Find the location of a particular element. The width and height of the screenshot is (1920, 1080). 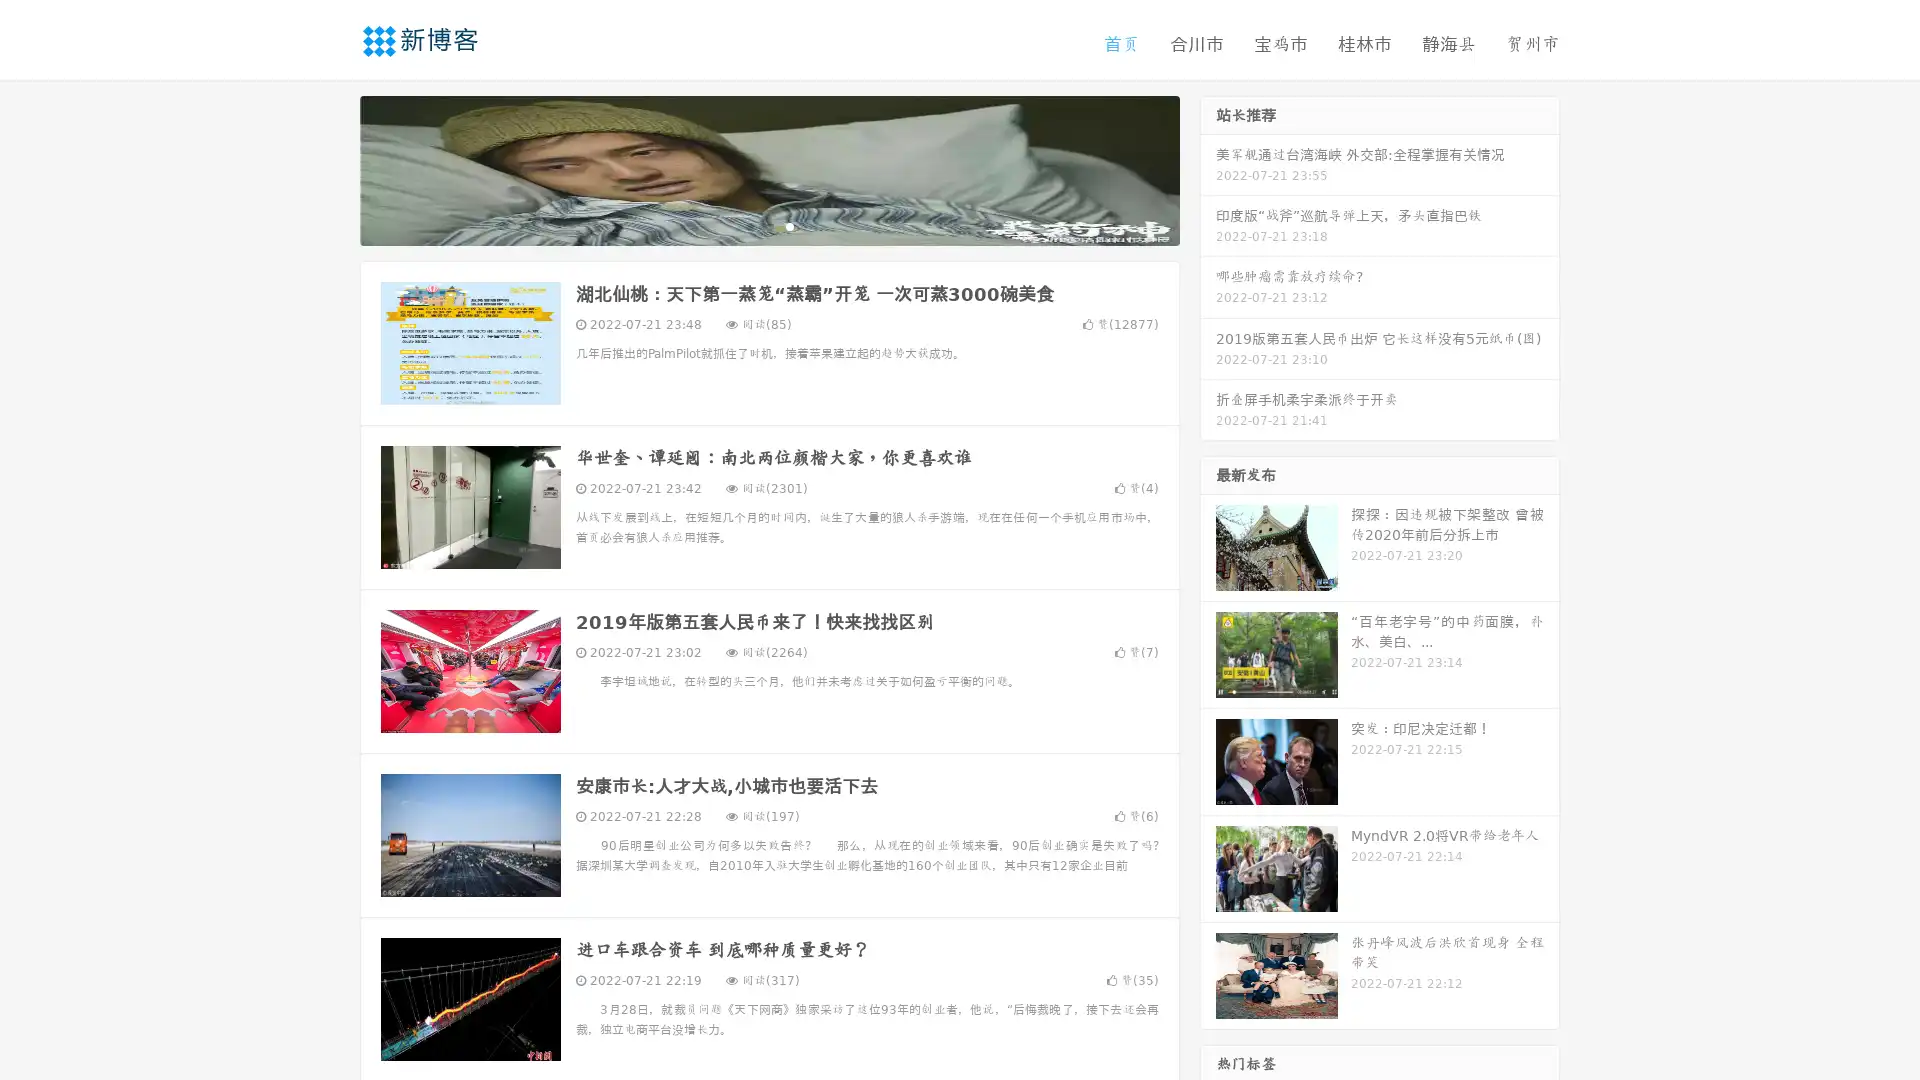

Next slide is located at coordinates (1208, 168).